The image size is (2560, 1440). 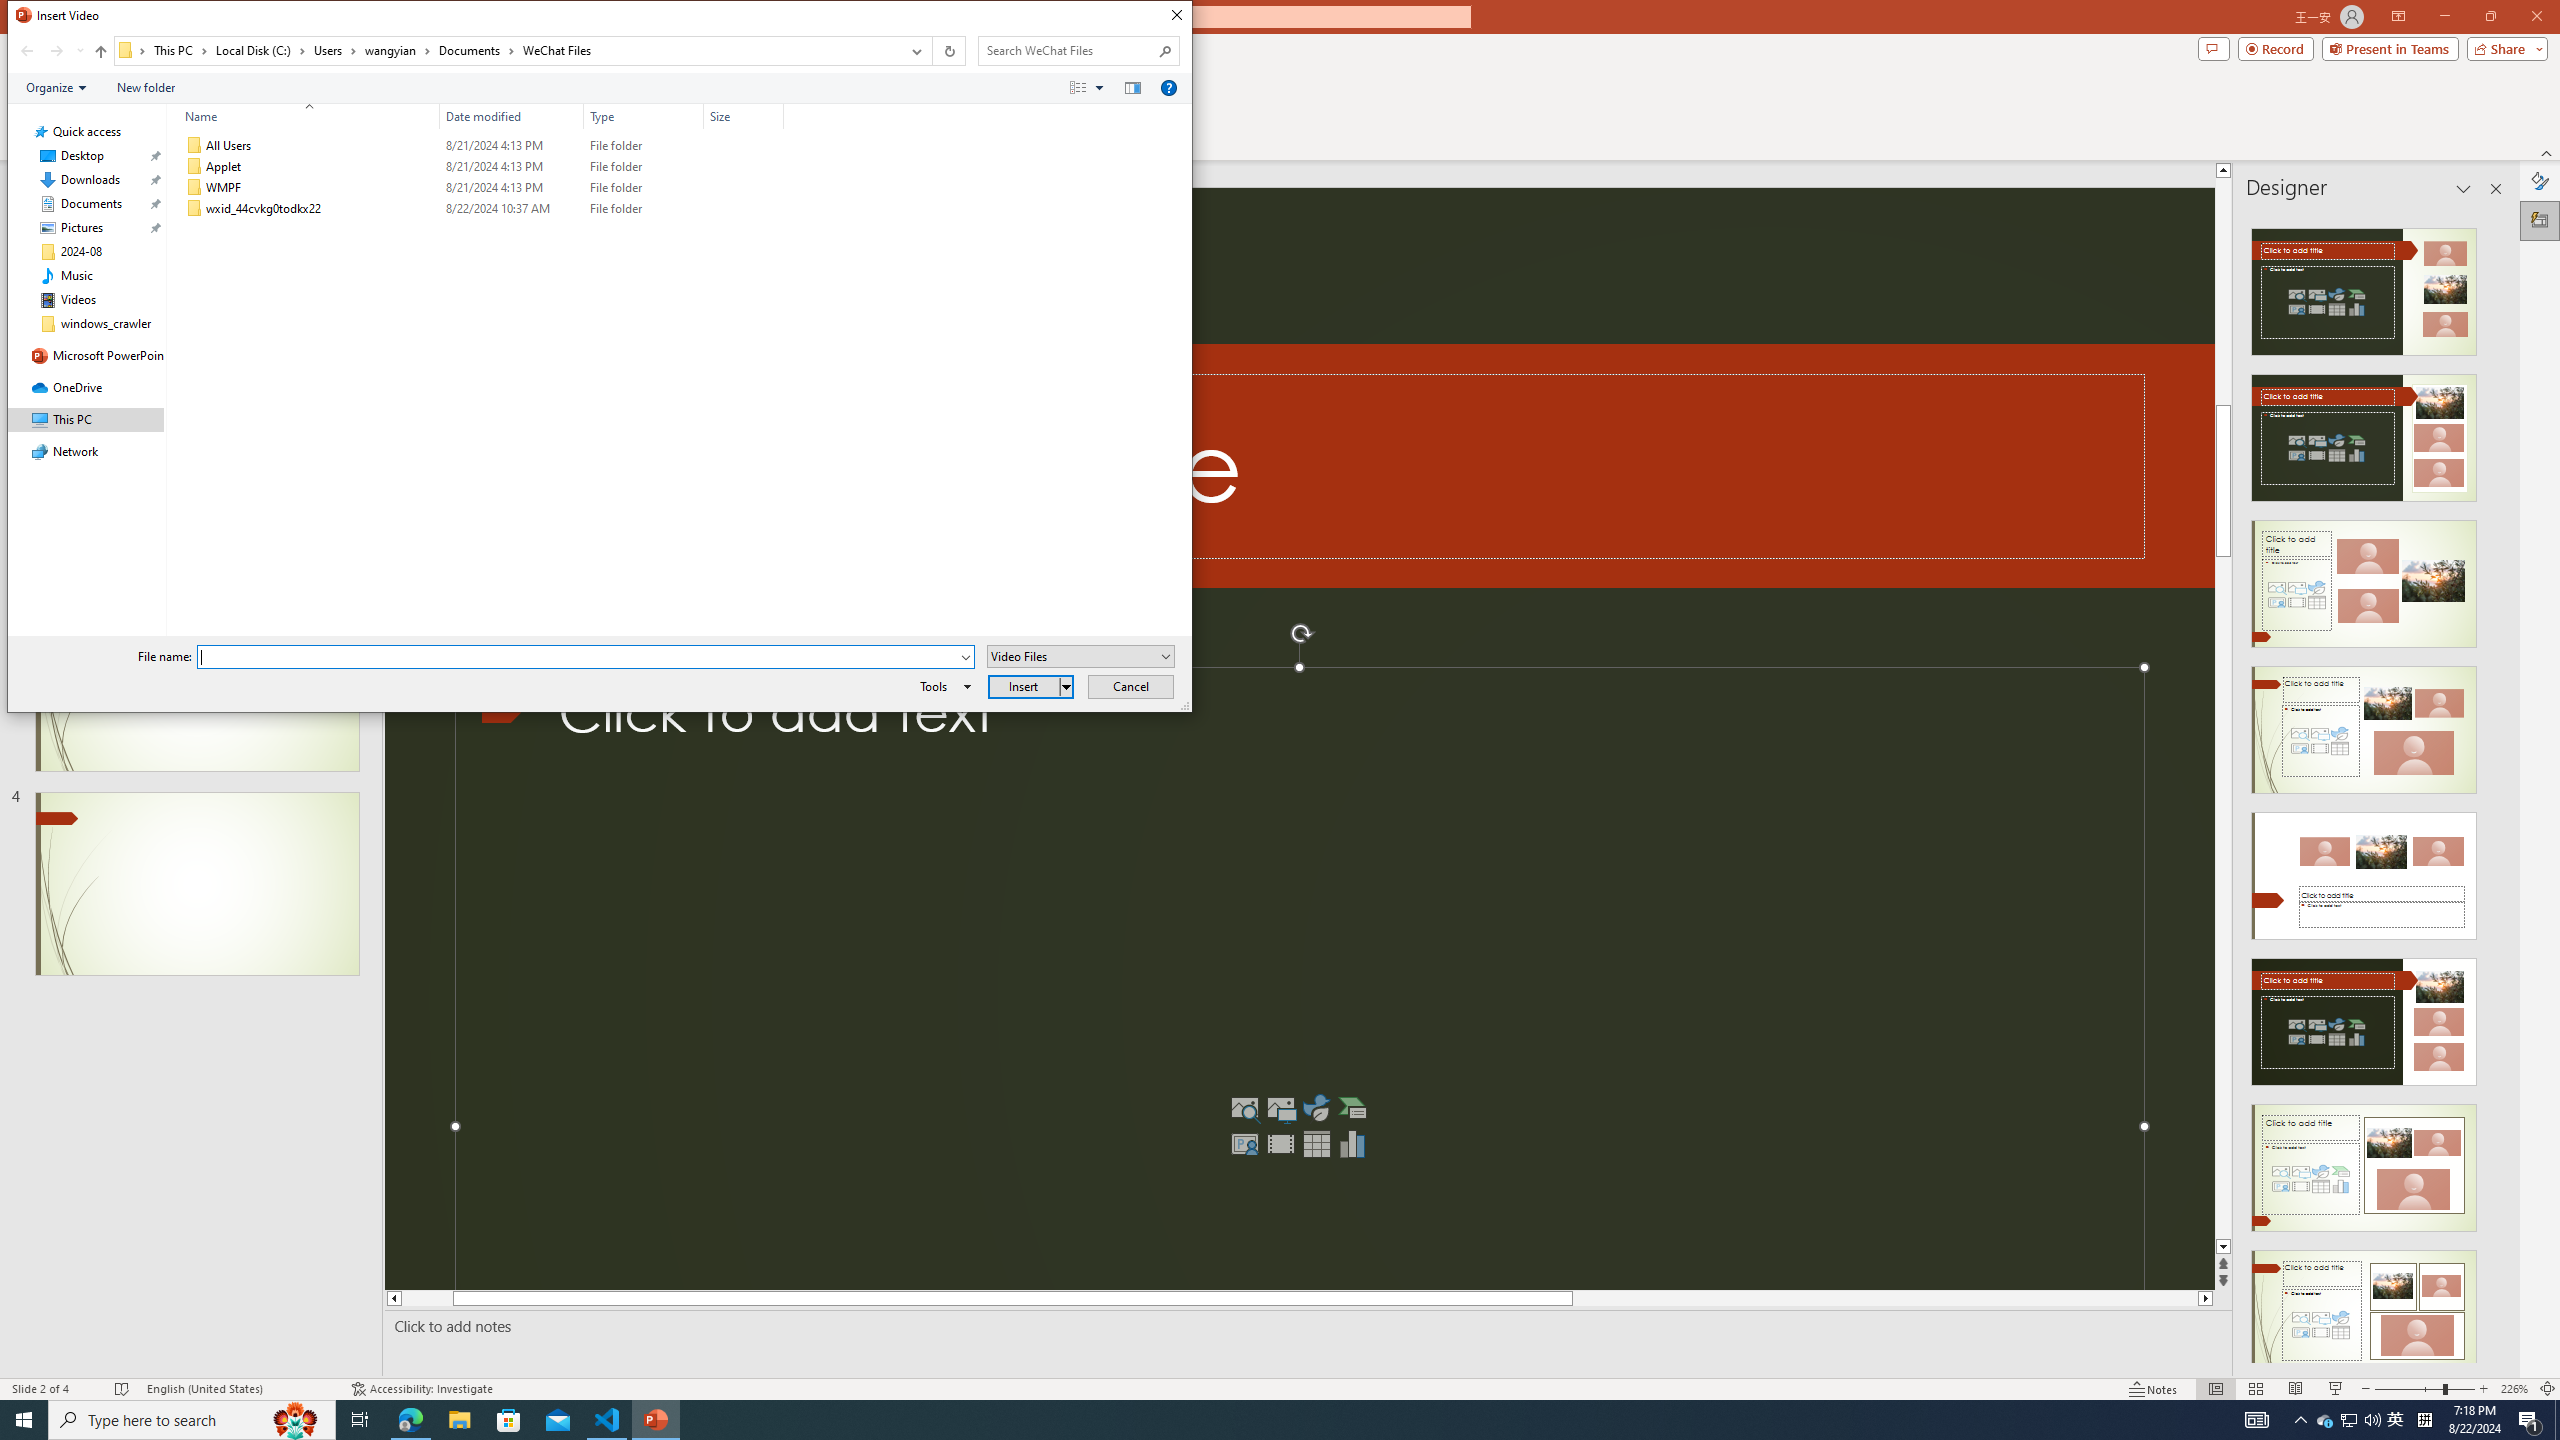 I want to click on '&Help', so click(x=1167, y=87).